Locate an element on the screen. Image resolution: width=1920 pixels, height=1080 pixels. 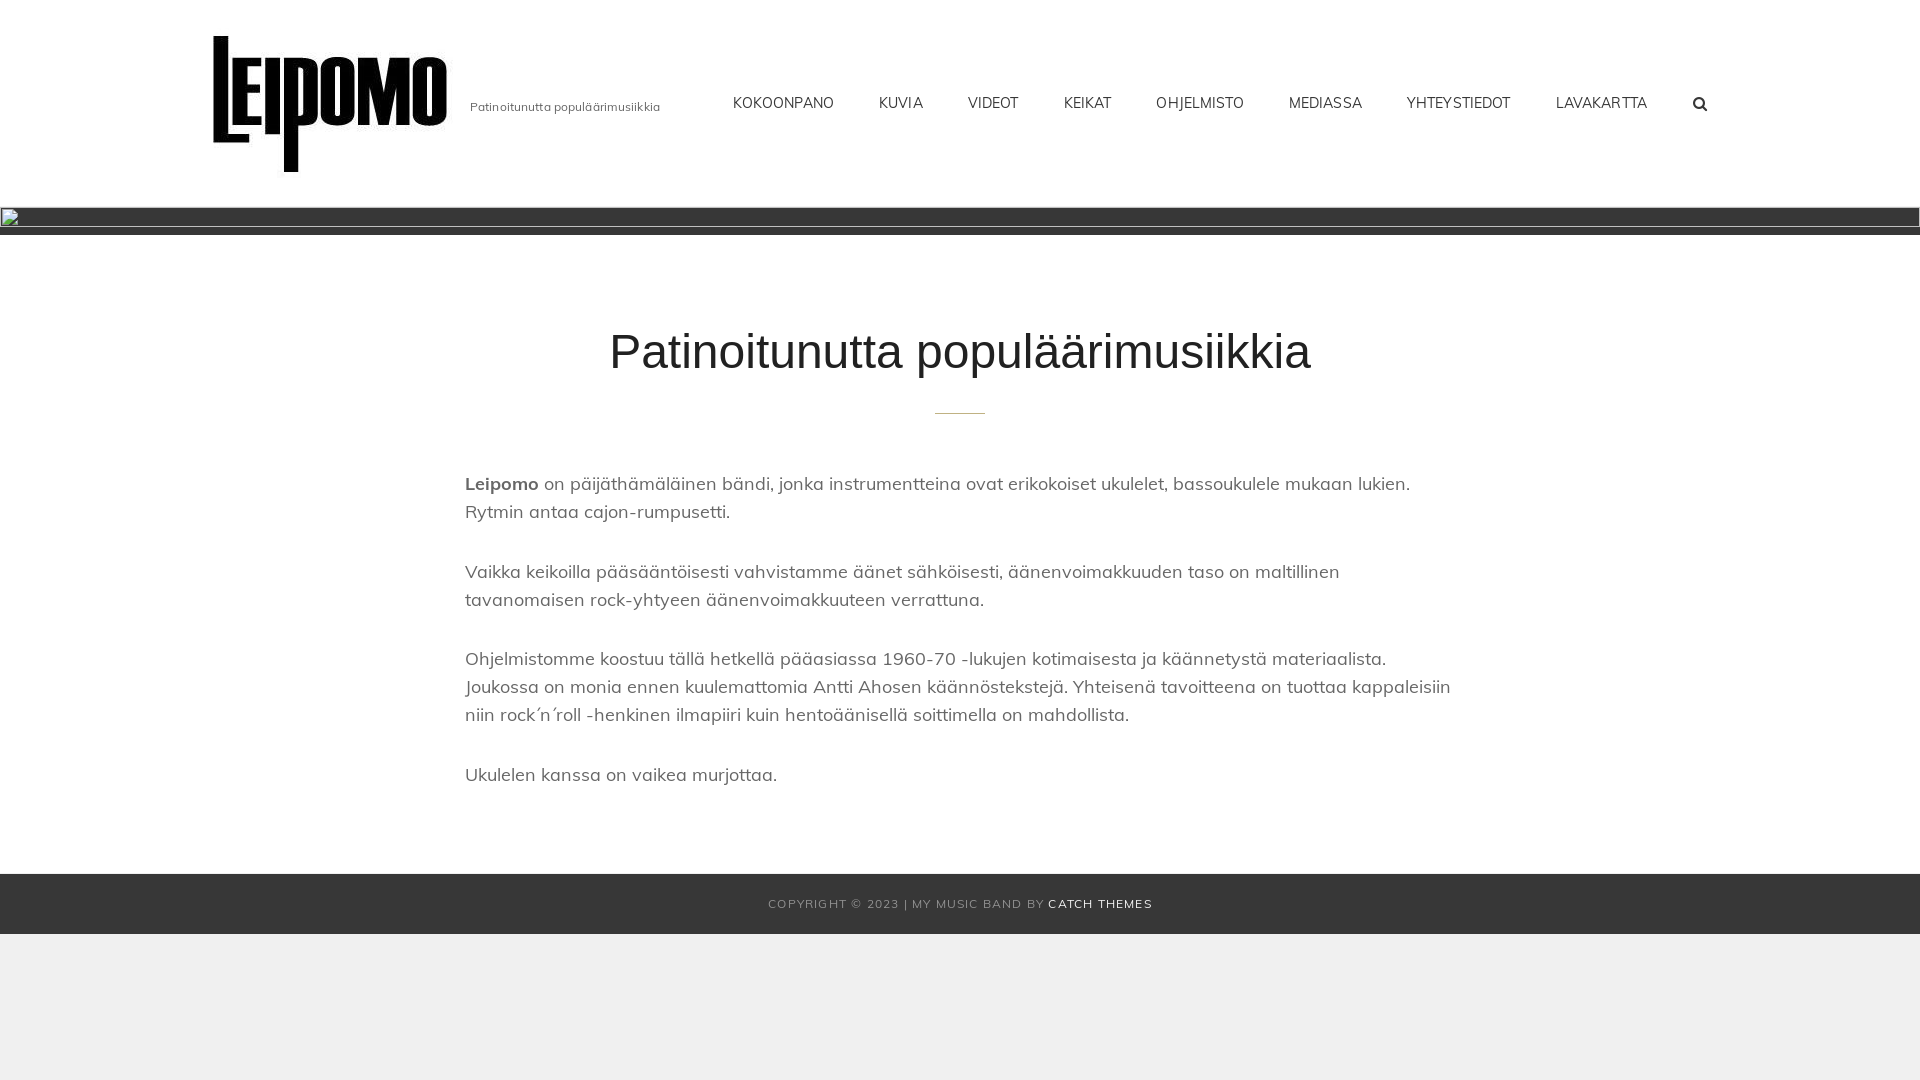
'KOKOONPANO' is located at coordinates (782, 103).